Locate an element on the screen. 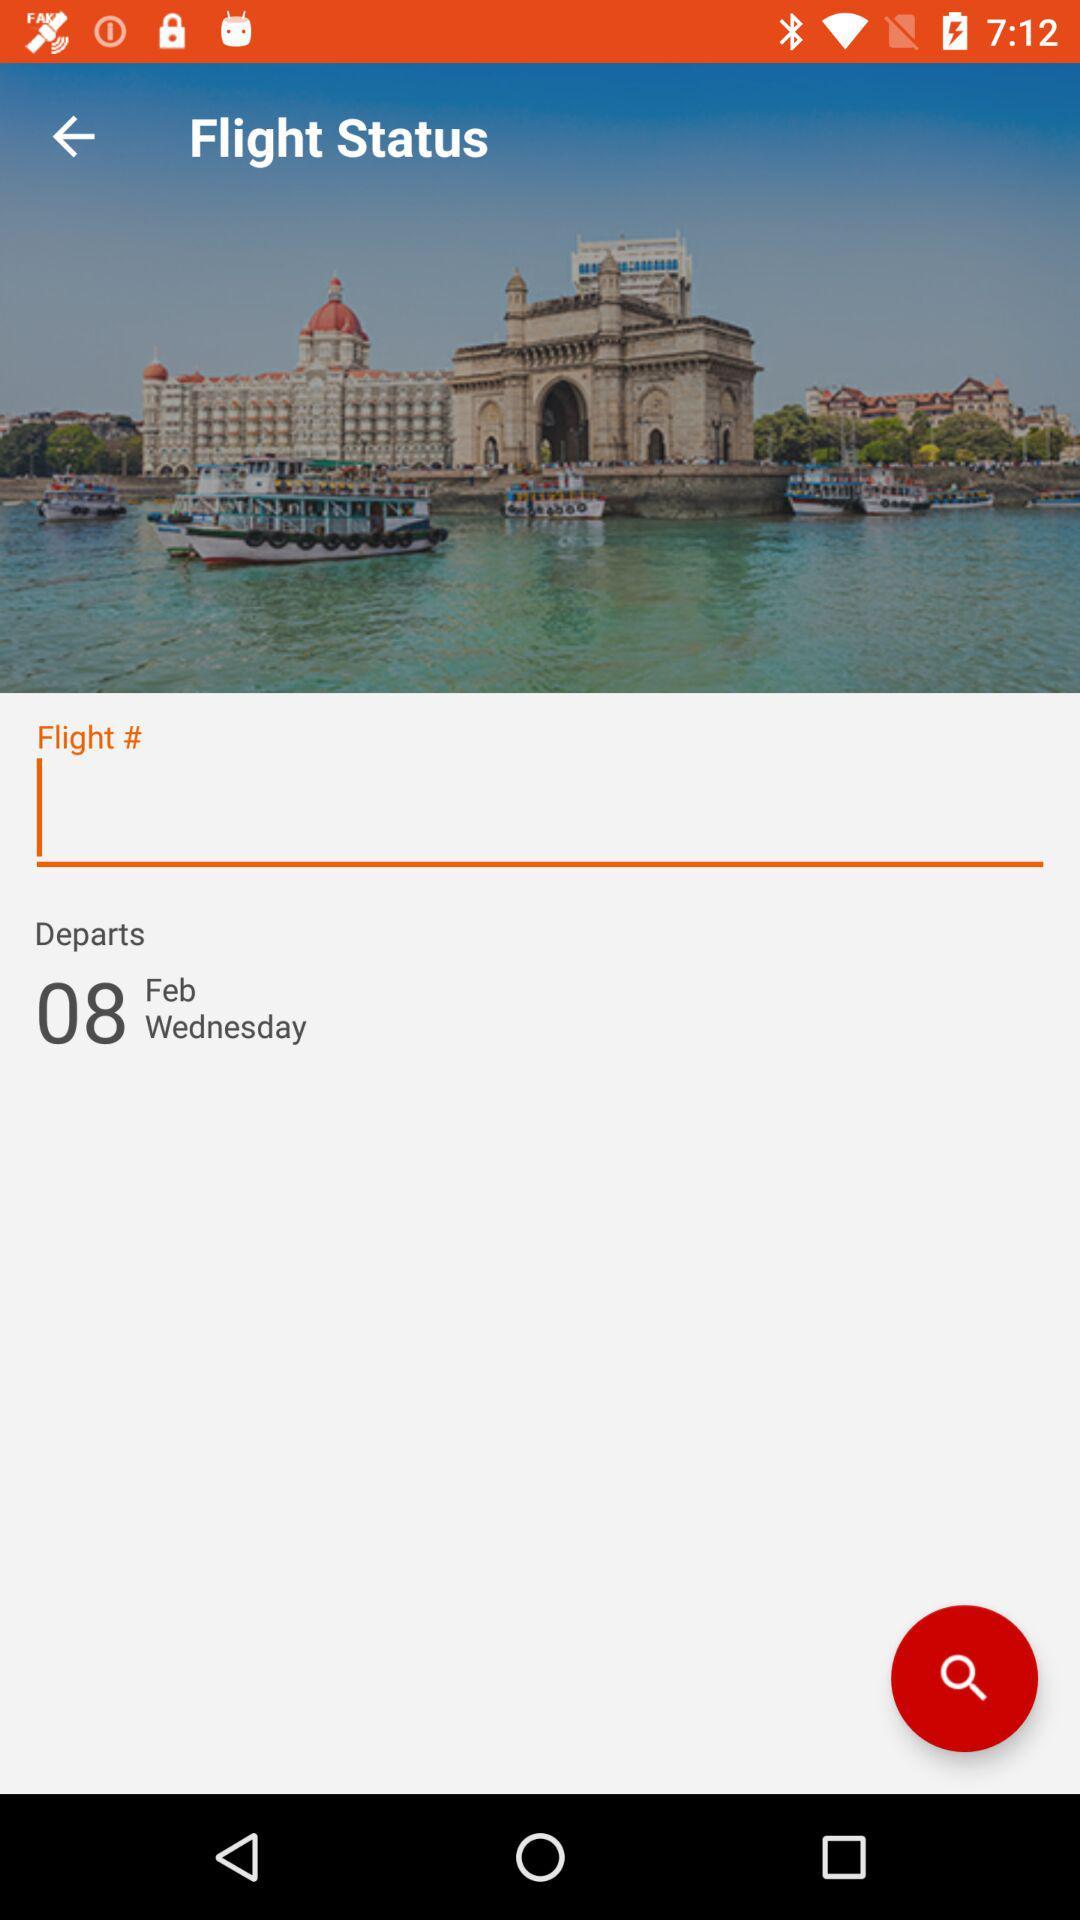 This screenshot has width=1080, height=1920. type flight name is located at coordinates (540, 816).